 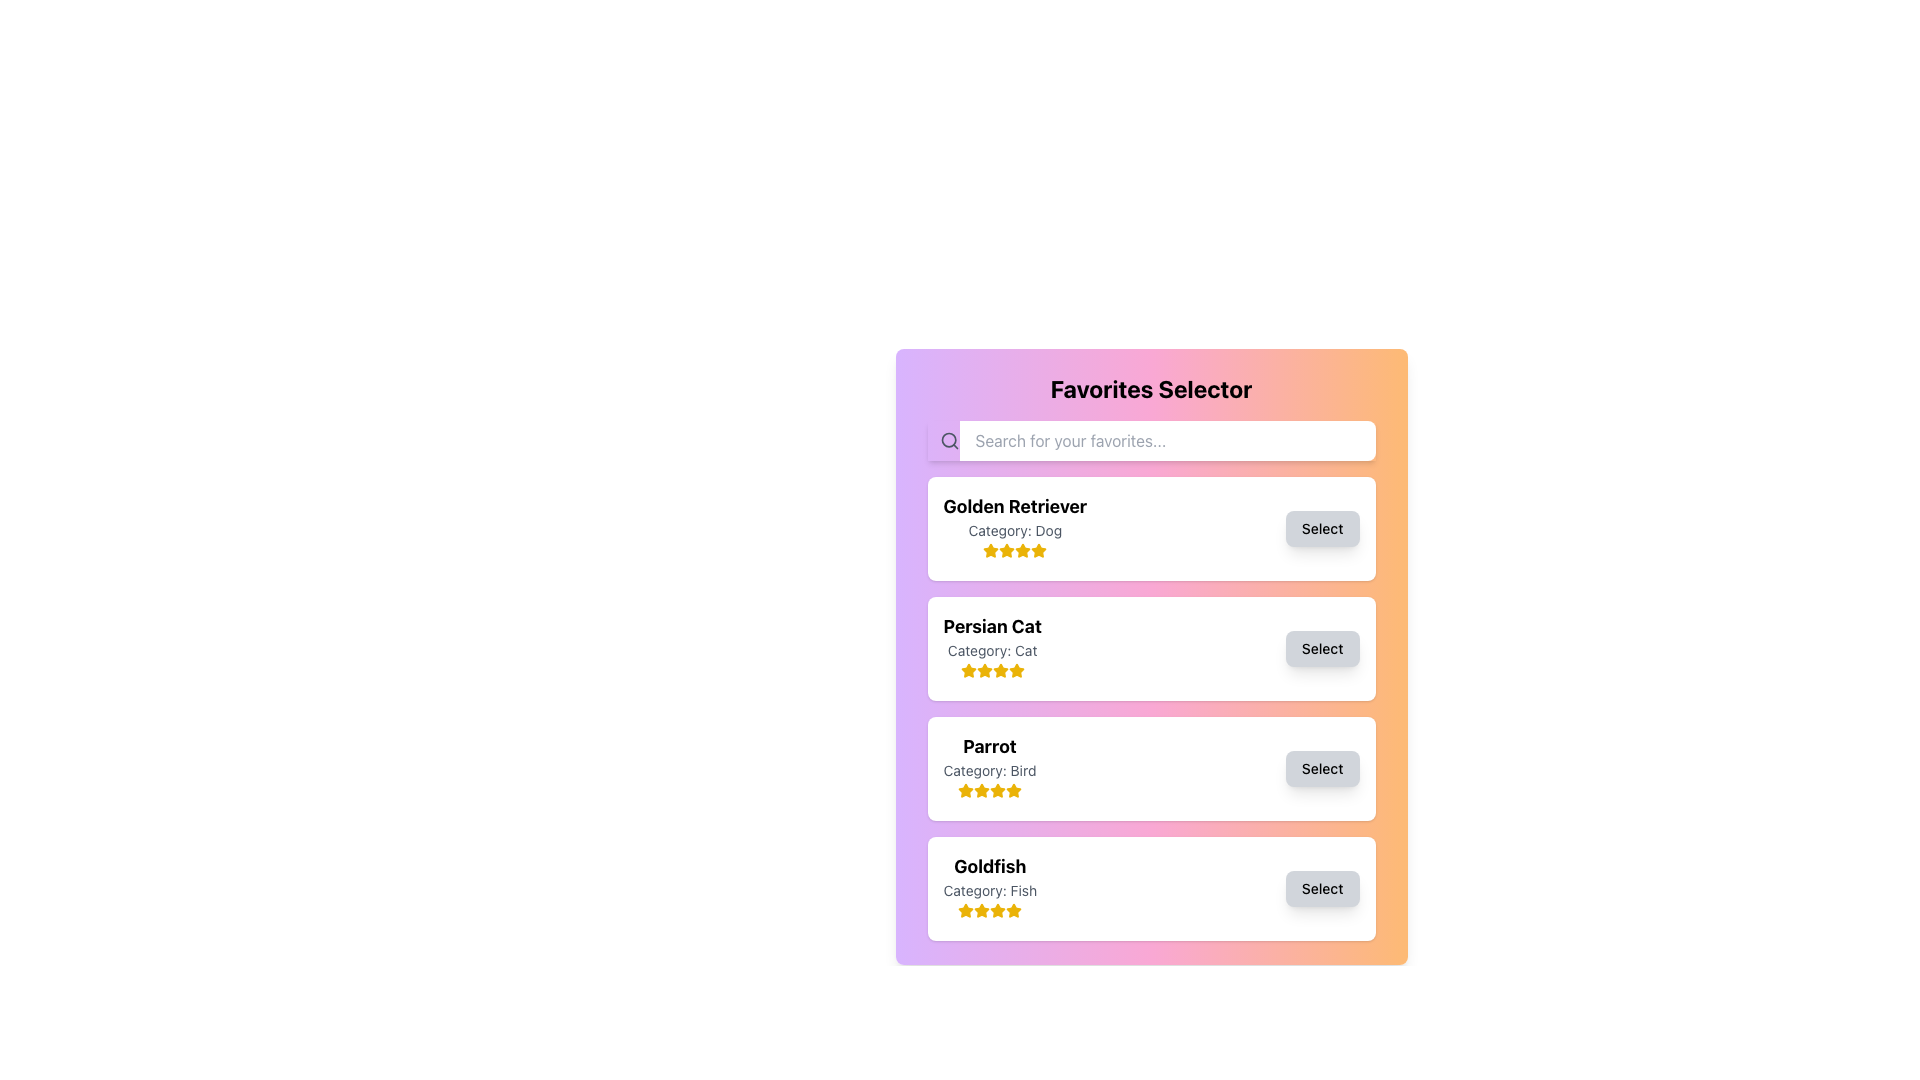 What do you see at coordinates (1151, 887) in the screenshot?
I see `the goldfish selection card, which contains a 'Select' button and is the fourth item in a vertical list of cards` at bounding box center [1151, 887].